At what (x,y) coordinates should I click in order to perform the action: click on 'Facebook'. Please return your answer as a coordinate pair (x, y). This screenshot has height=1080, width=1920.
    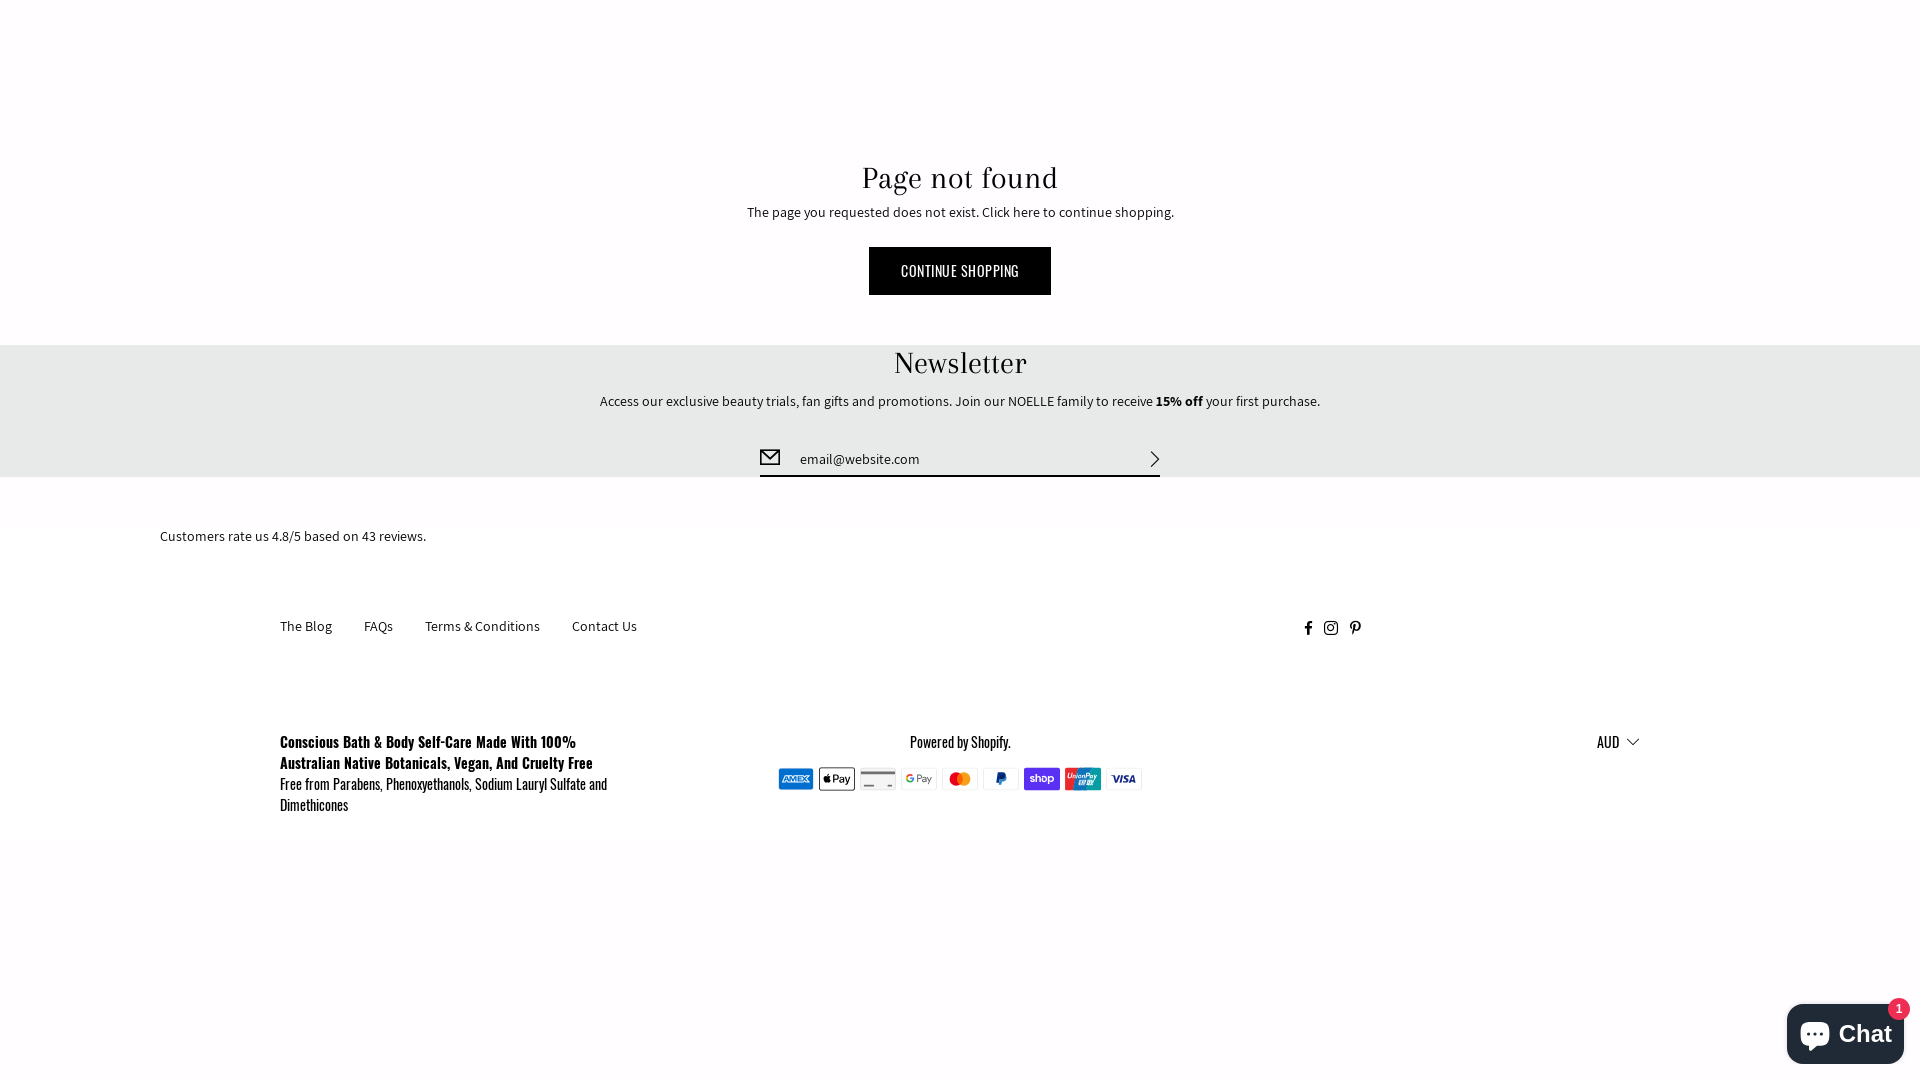
    Looking at the image, I should click on (1307, 624).